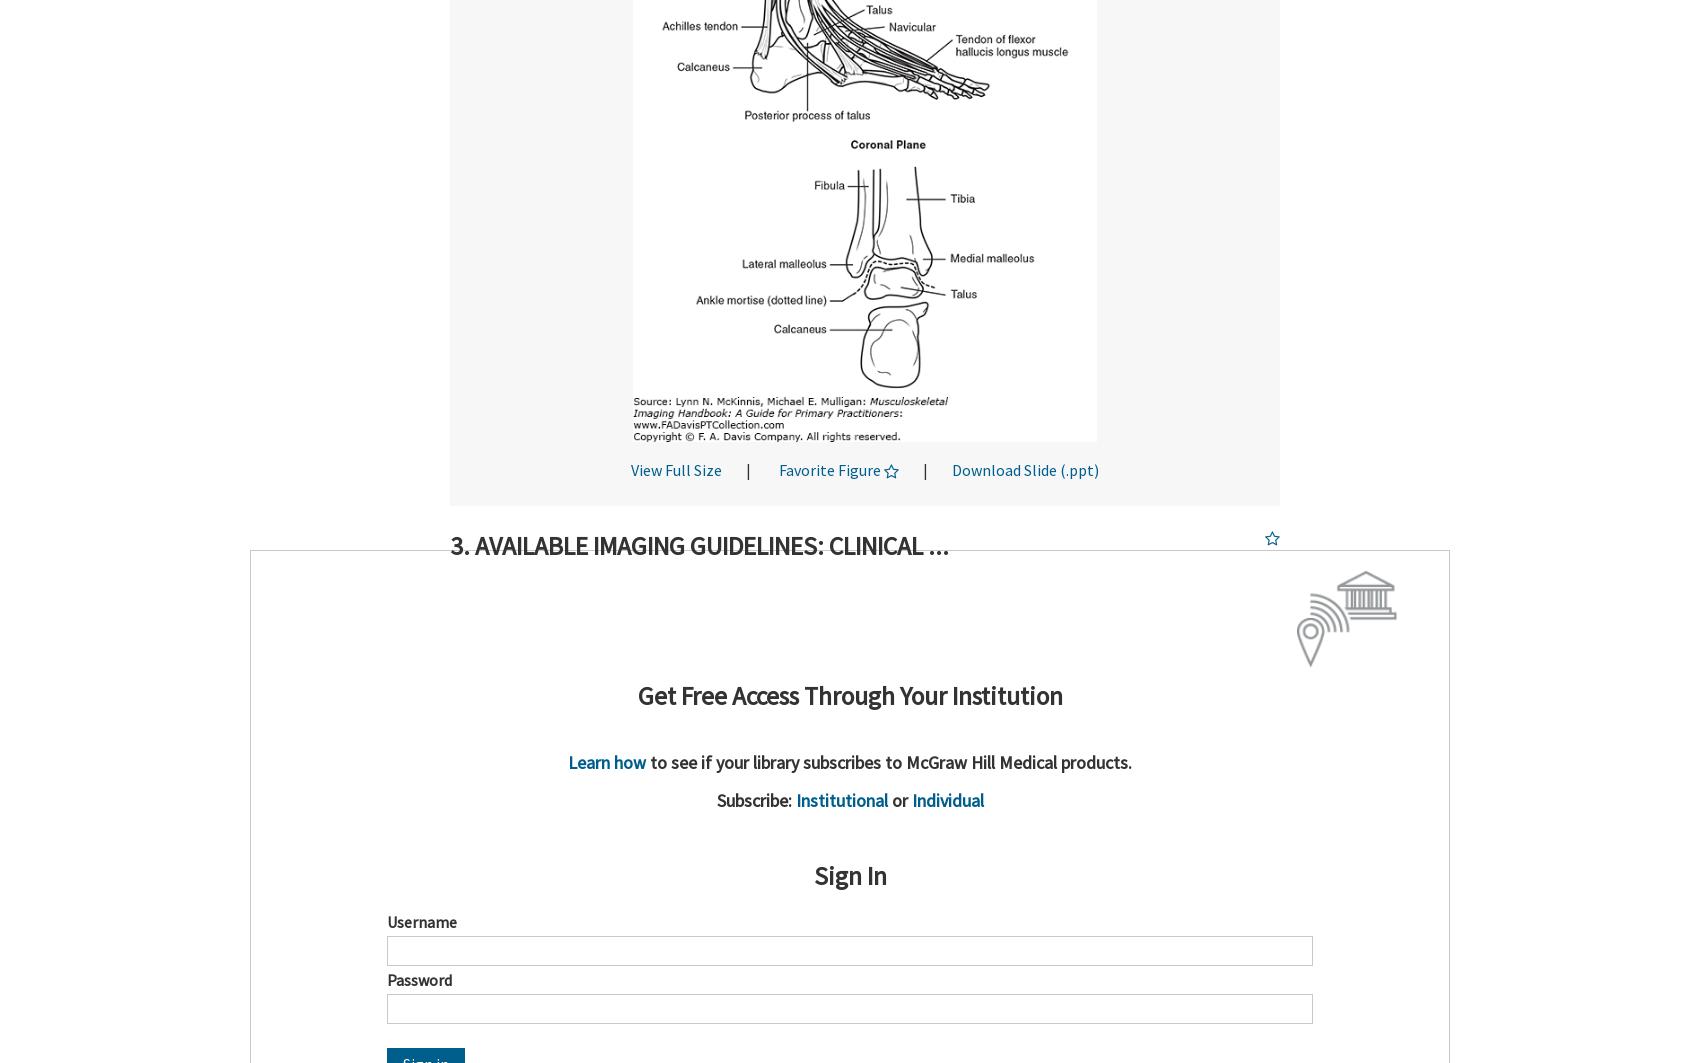 This screenshot has width=1700, height=1063. I want to click on 'Learn how', so click(607, 761).